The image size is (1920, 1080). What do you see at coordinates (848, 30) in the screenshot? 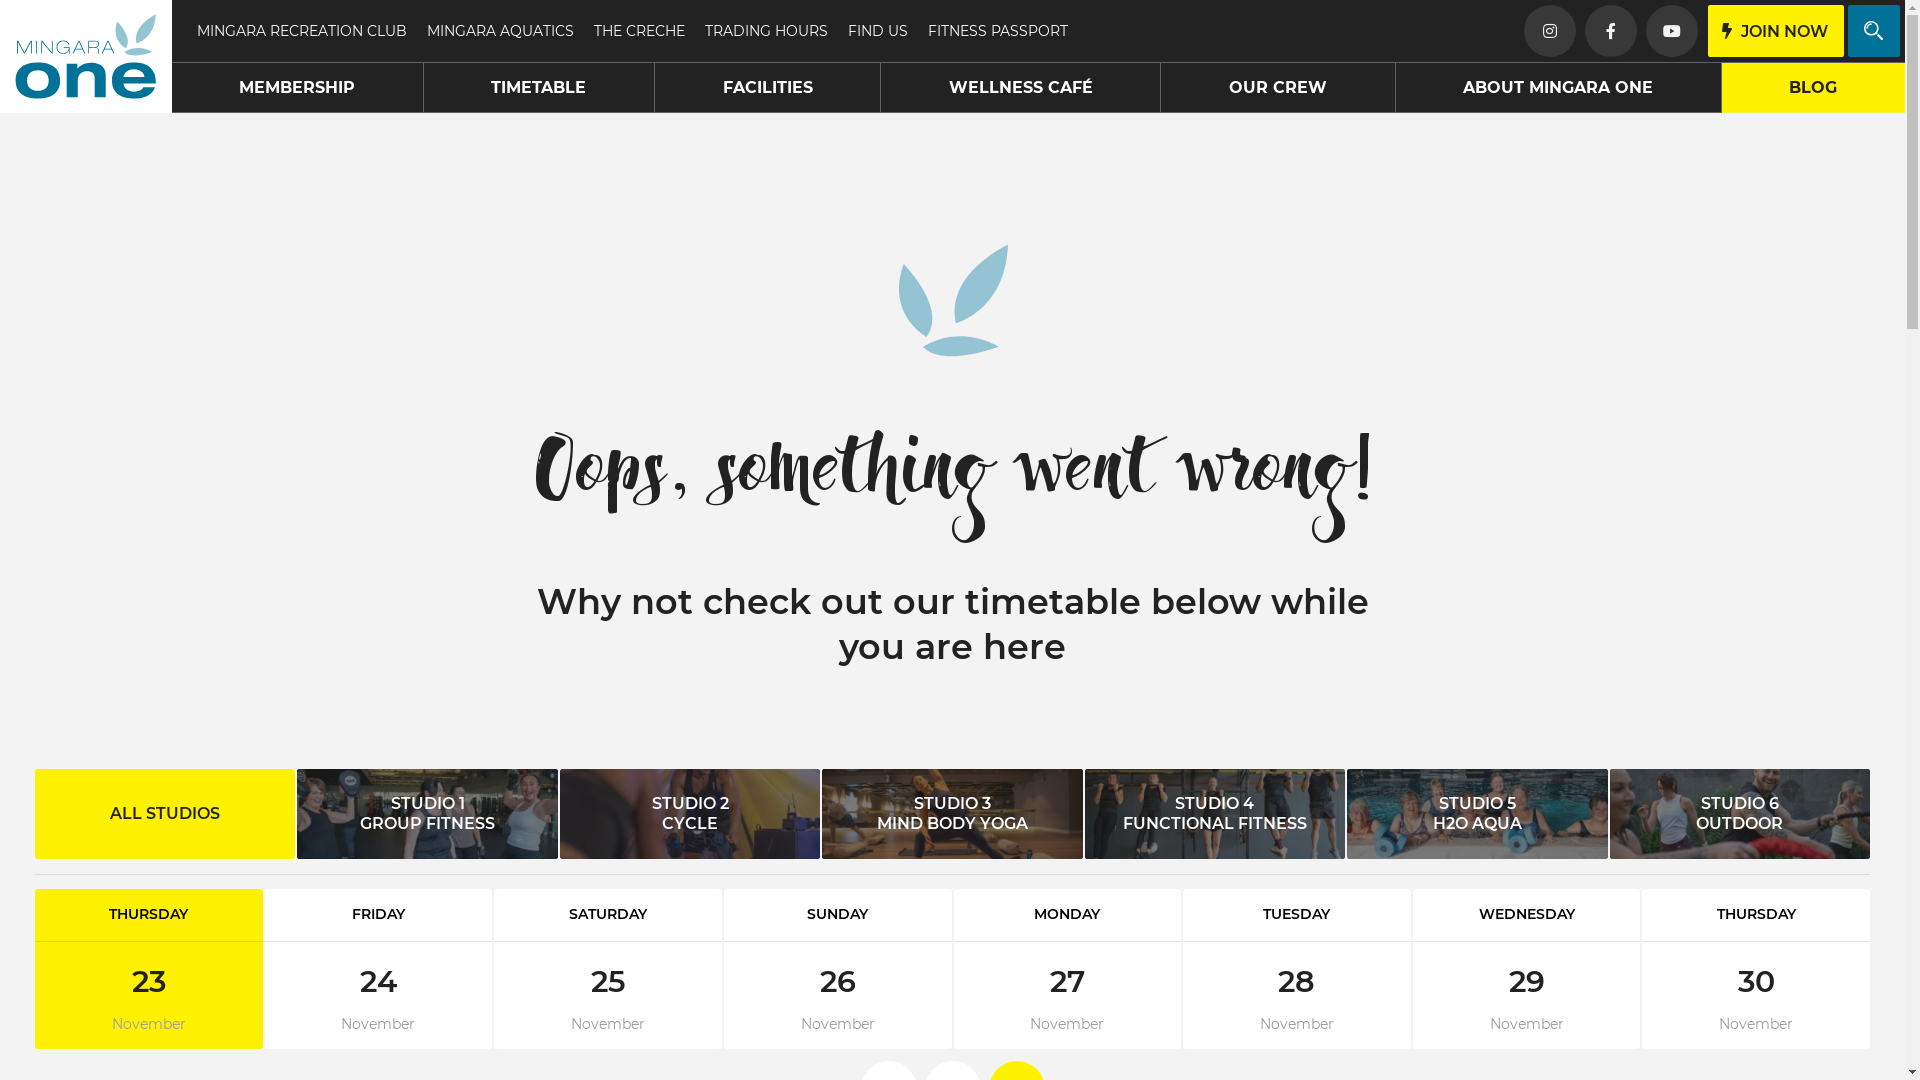
I see `'FIND US'` at bounding box center [848, 30].